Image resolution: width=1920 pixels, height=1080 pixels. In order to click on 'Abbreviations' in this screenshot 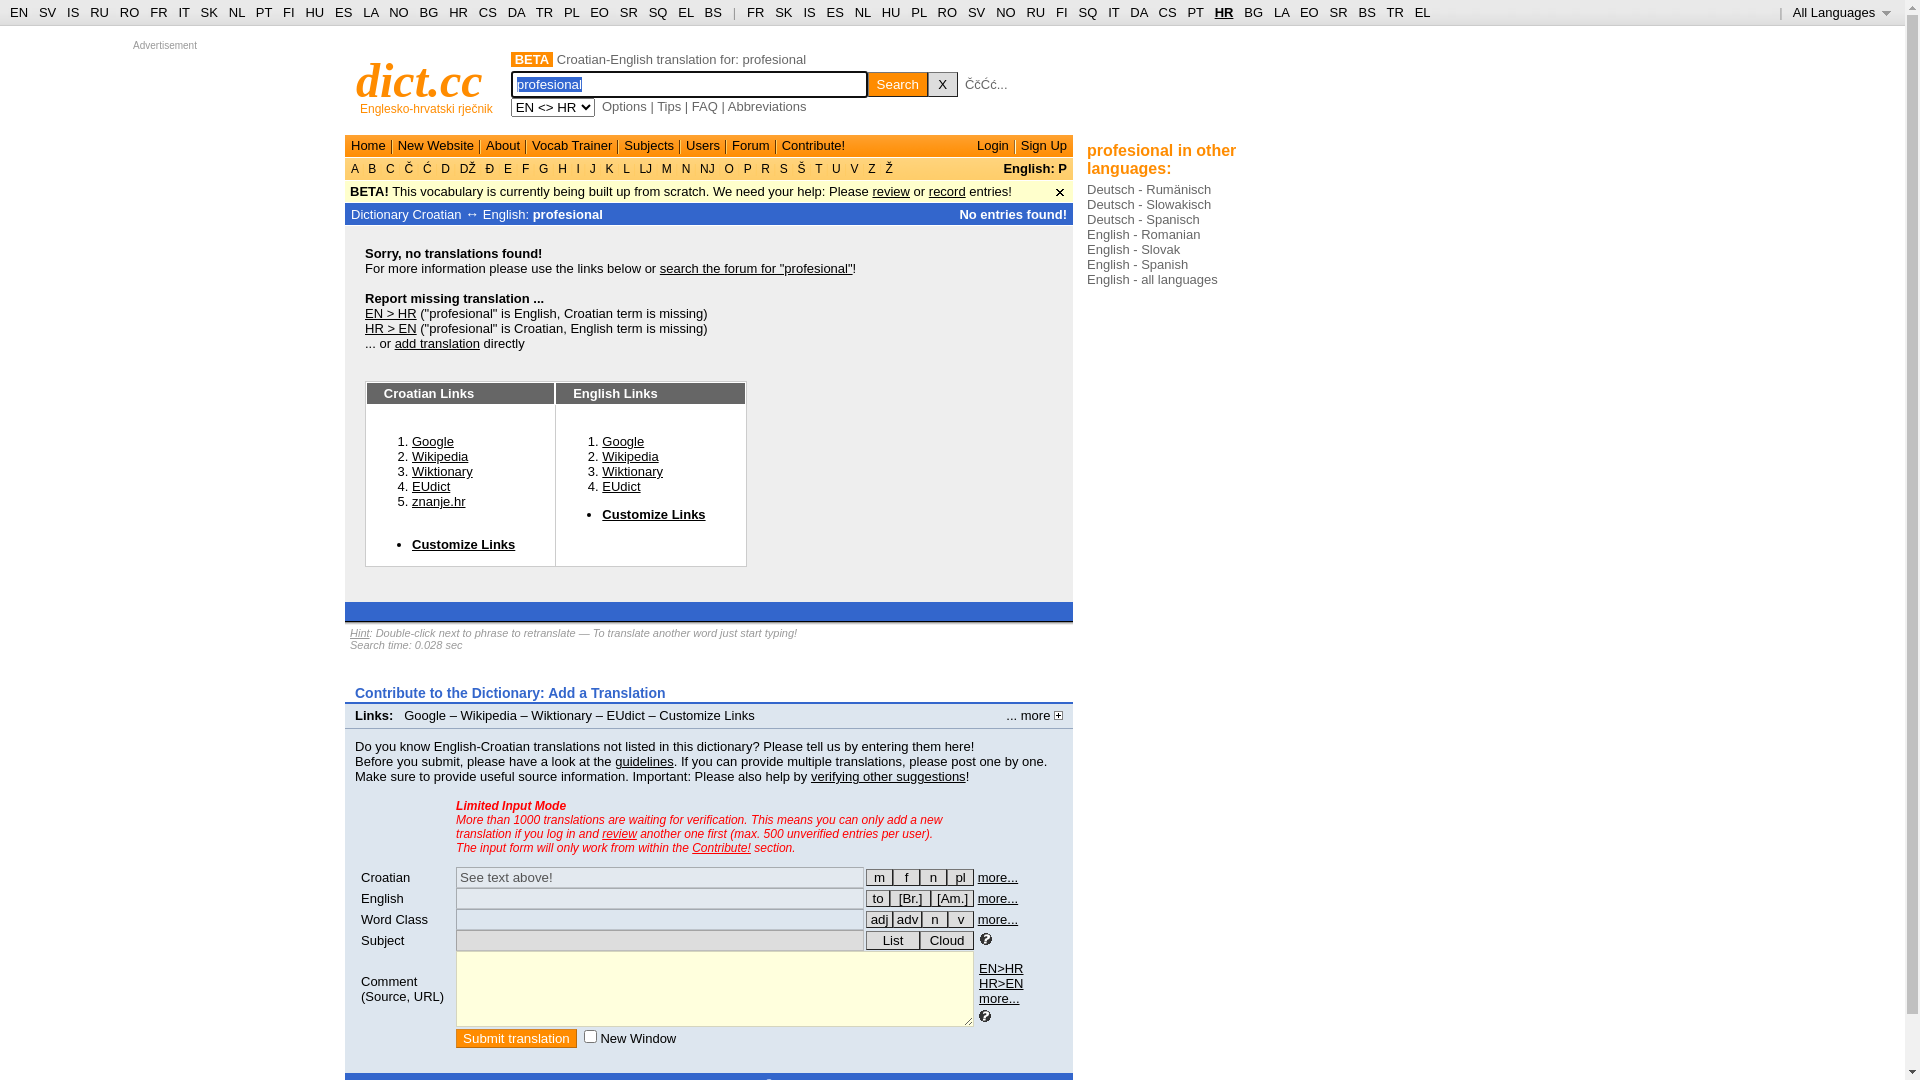, I will do `click(766, 106)`.